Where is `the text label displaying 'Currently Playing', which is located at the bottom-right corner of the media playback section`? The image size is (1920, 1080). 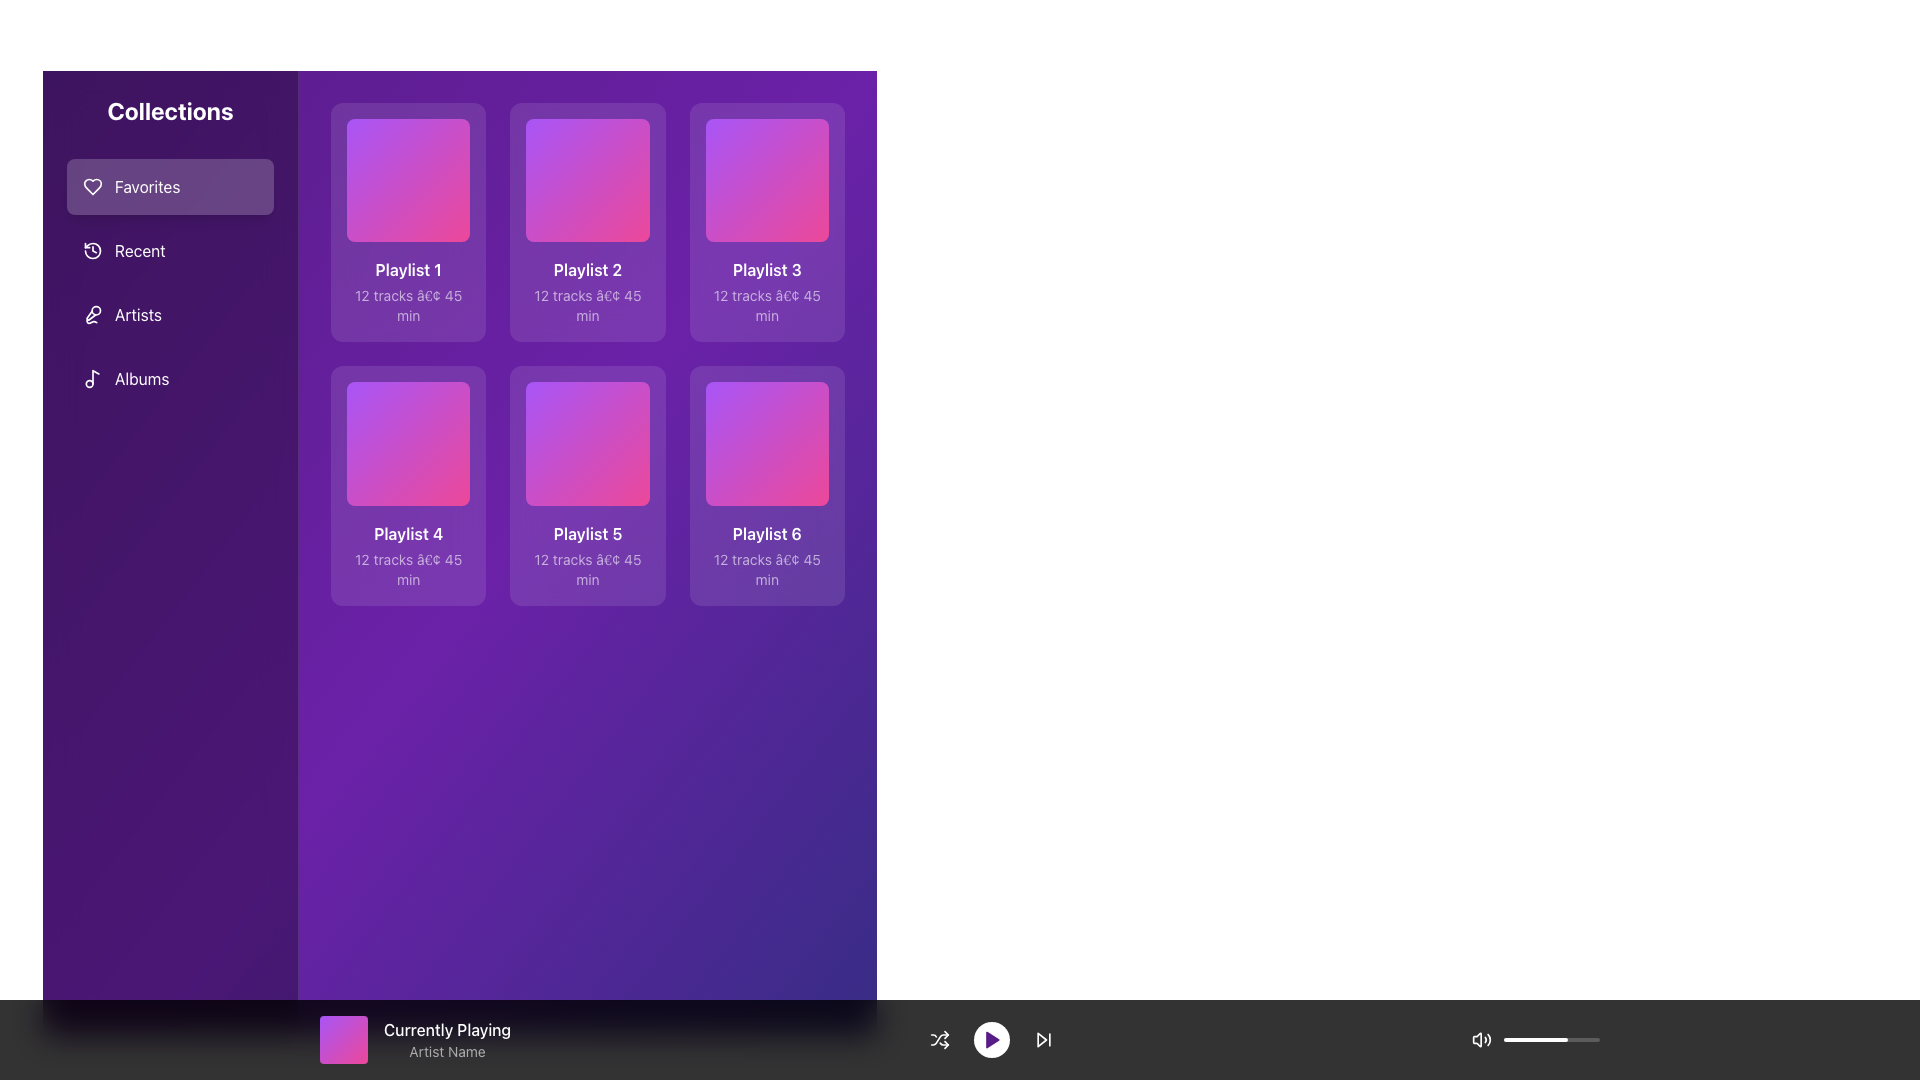 the text label displaying 'Currently Playing', which is located at the bottom-right corner of the media playback section is located at coordinates (446, 1029).